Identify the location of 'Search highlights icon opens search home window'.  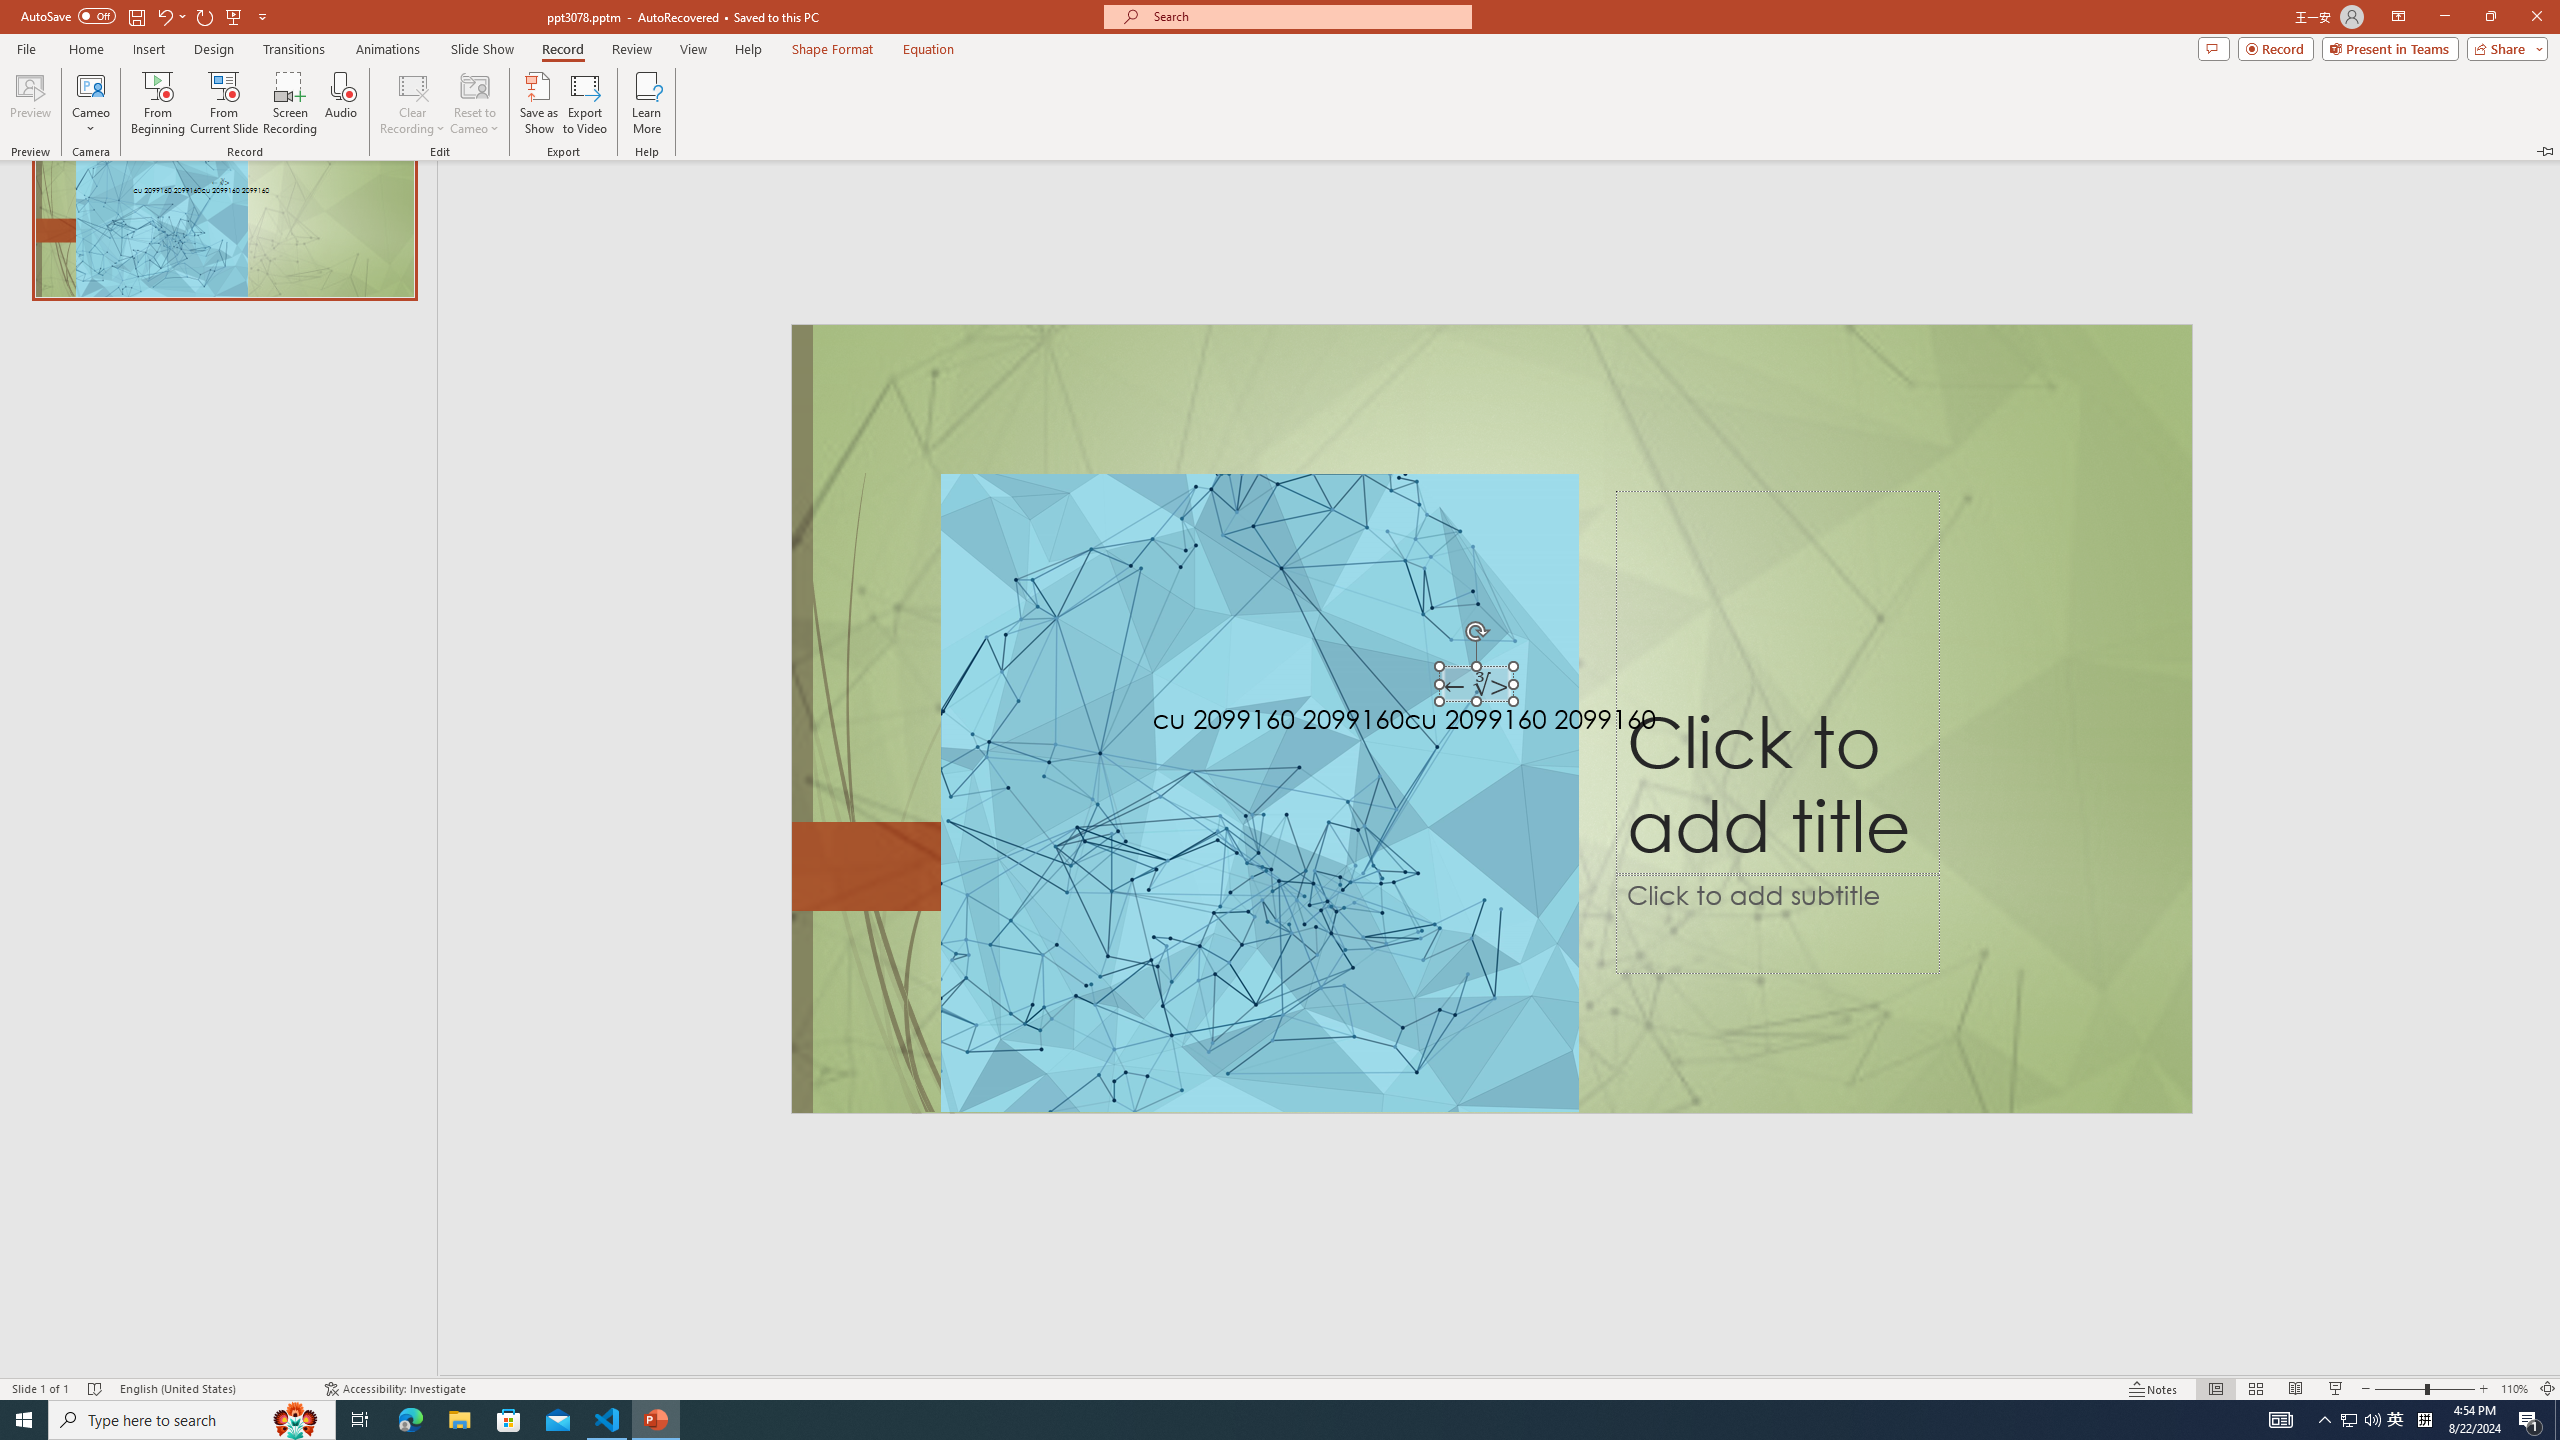
(294, 1418).